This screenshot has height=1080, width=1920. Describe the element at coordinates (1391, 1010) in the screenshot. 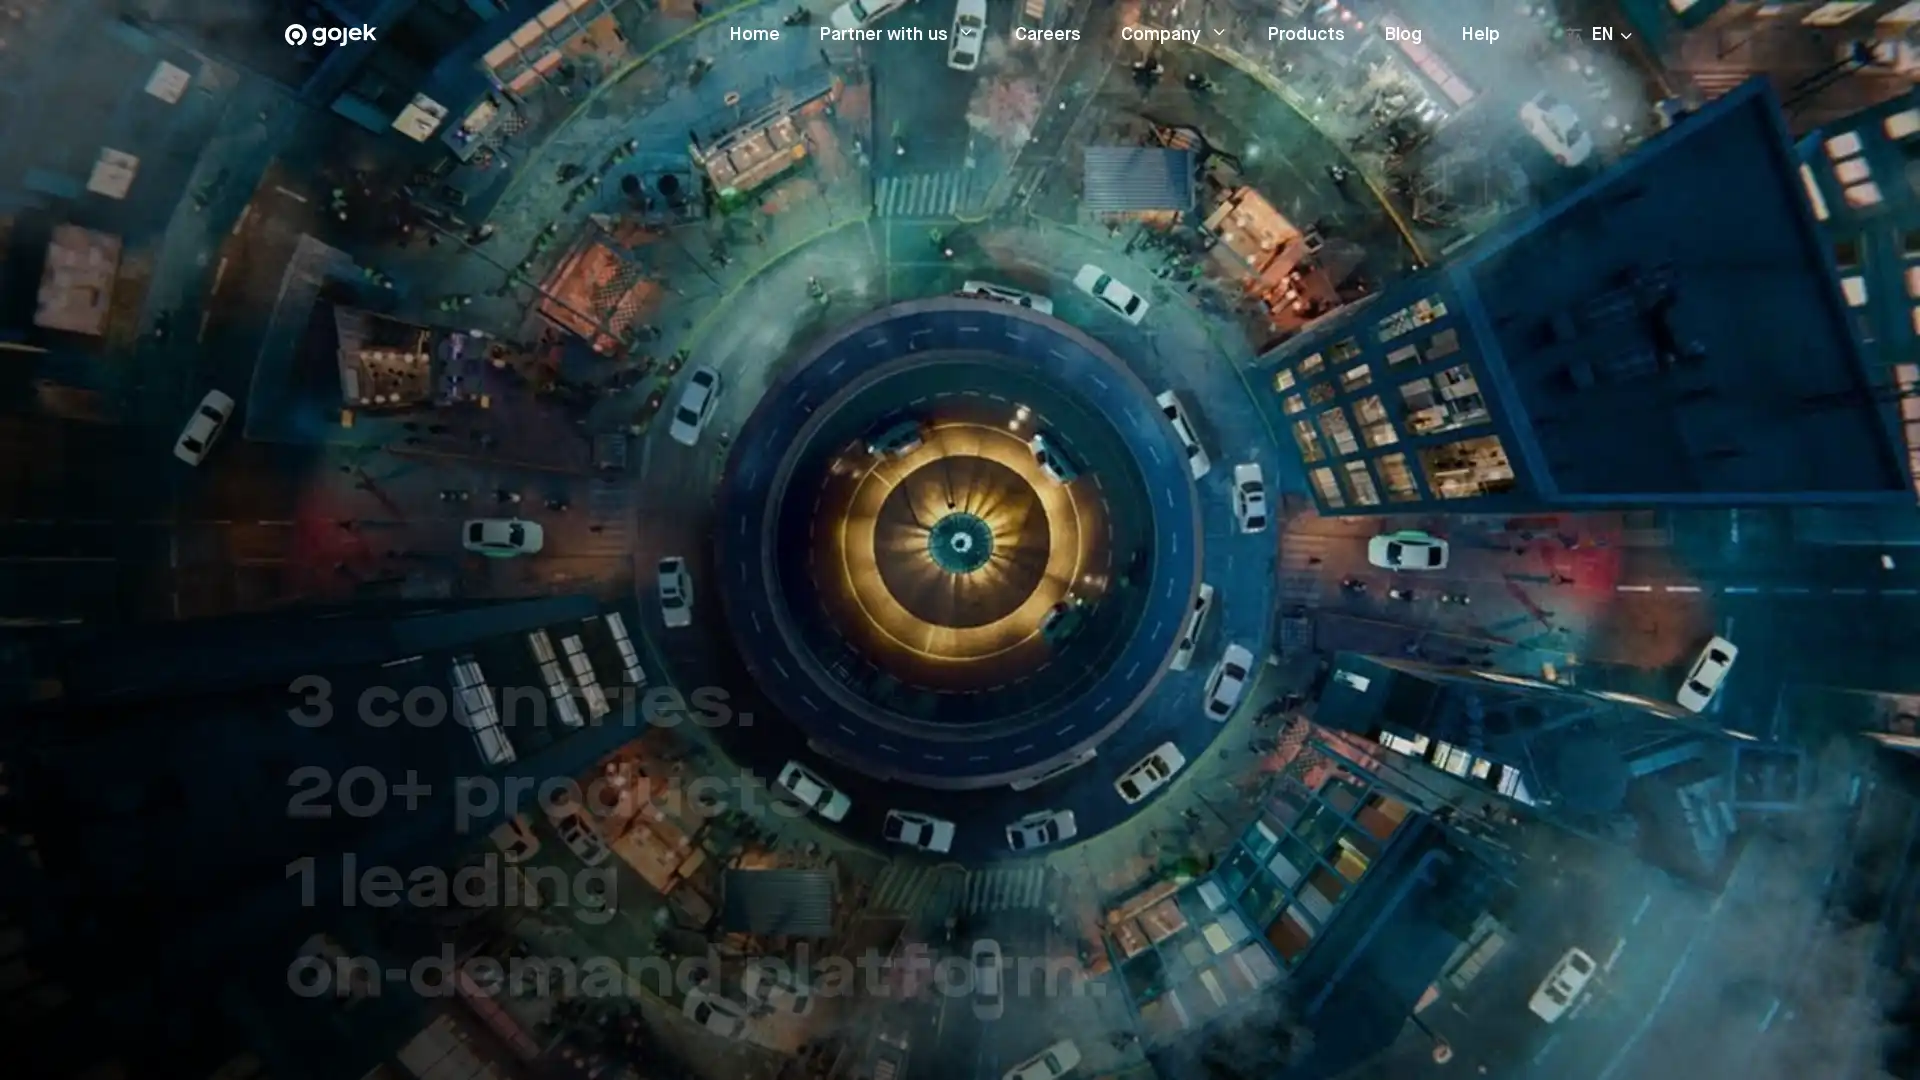

I see `Manage Cookies` at that location.